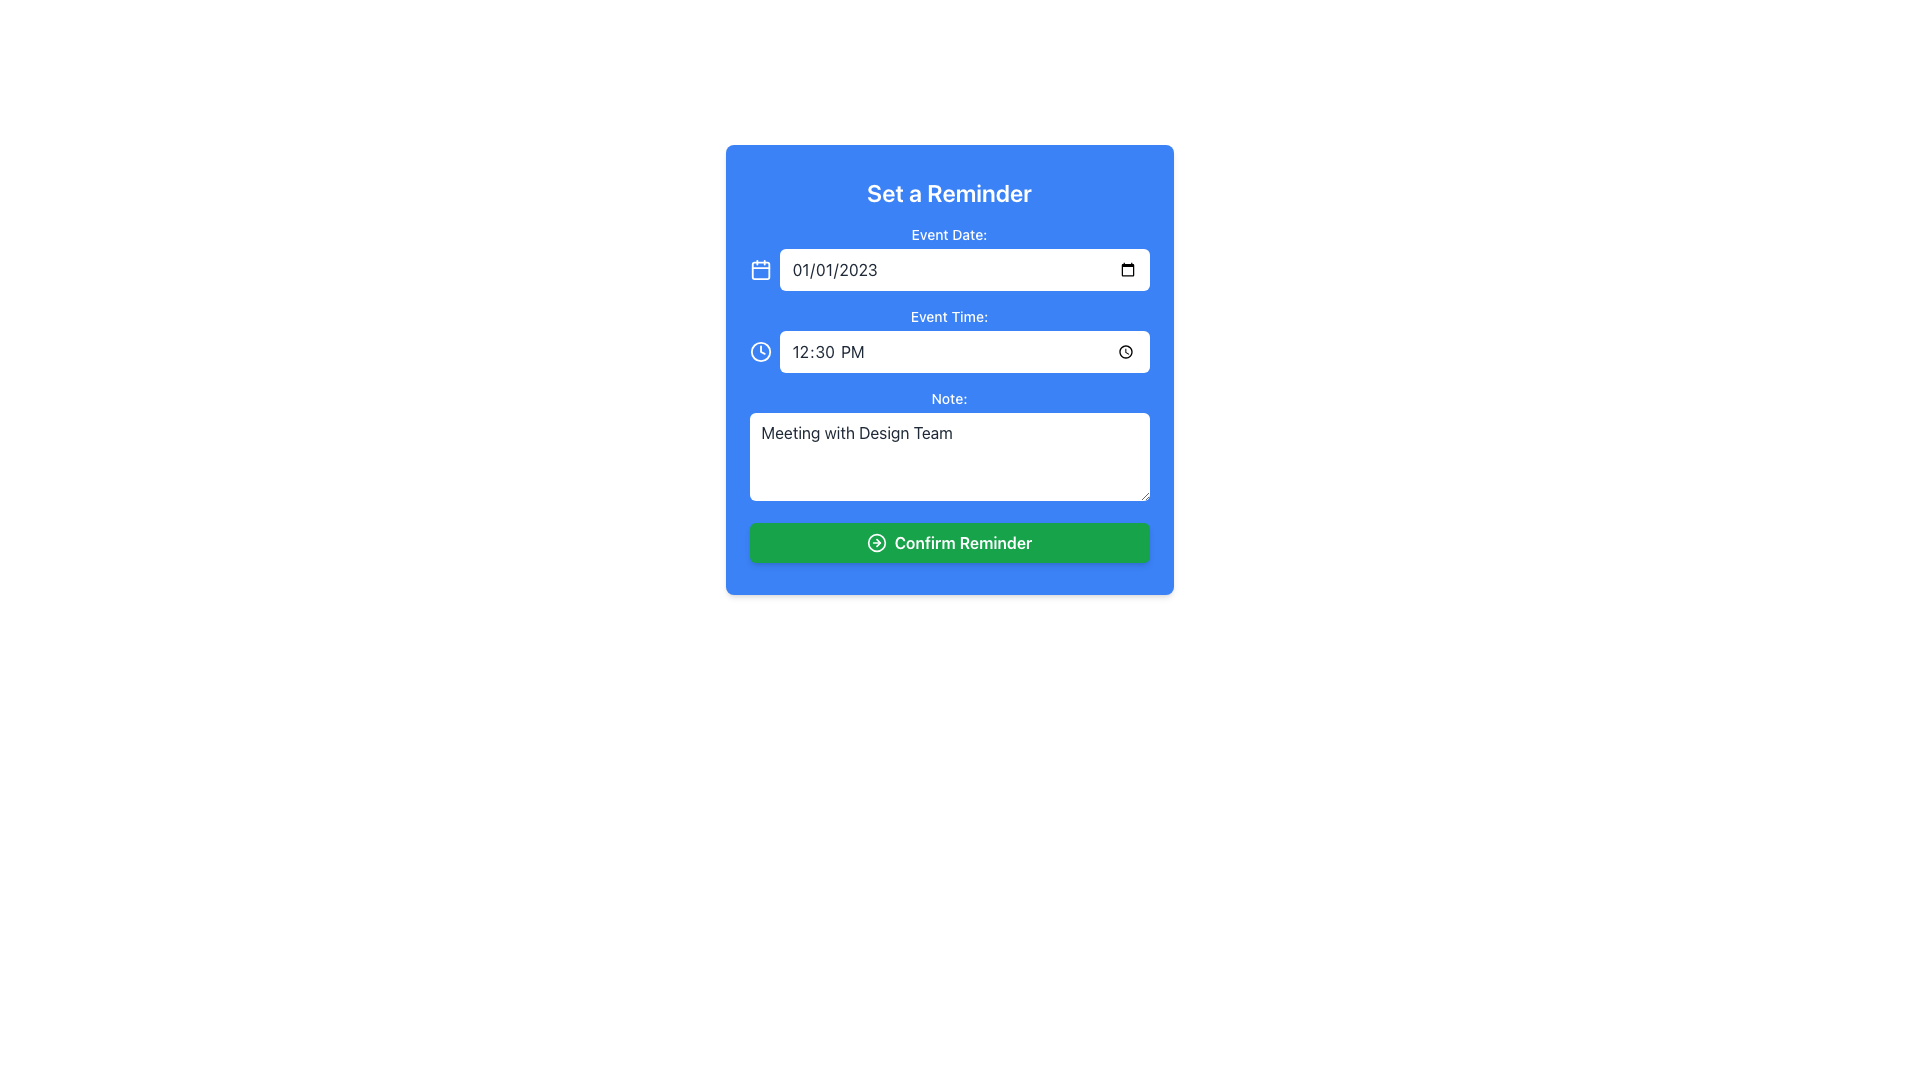  Describe the element at coordinates (948, 192) in the screenshot. I see `the static text element that serves as the title for the dialog indicating its purpose to set a reminder for an event` at that location.